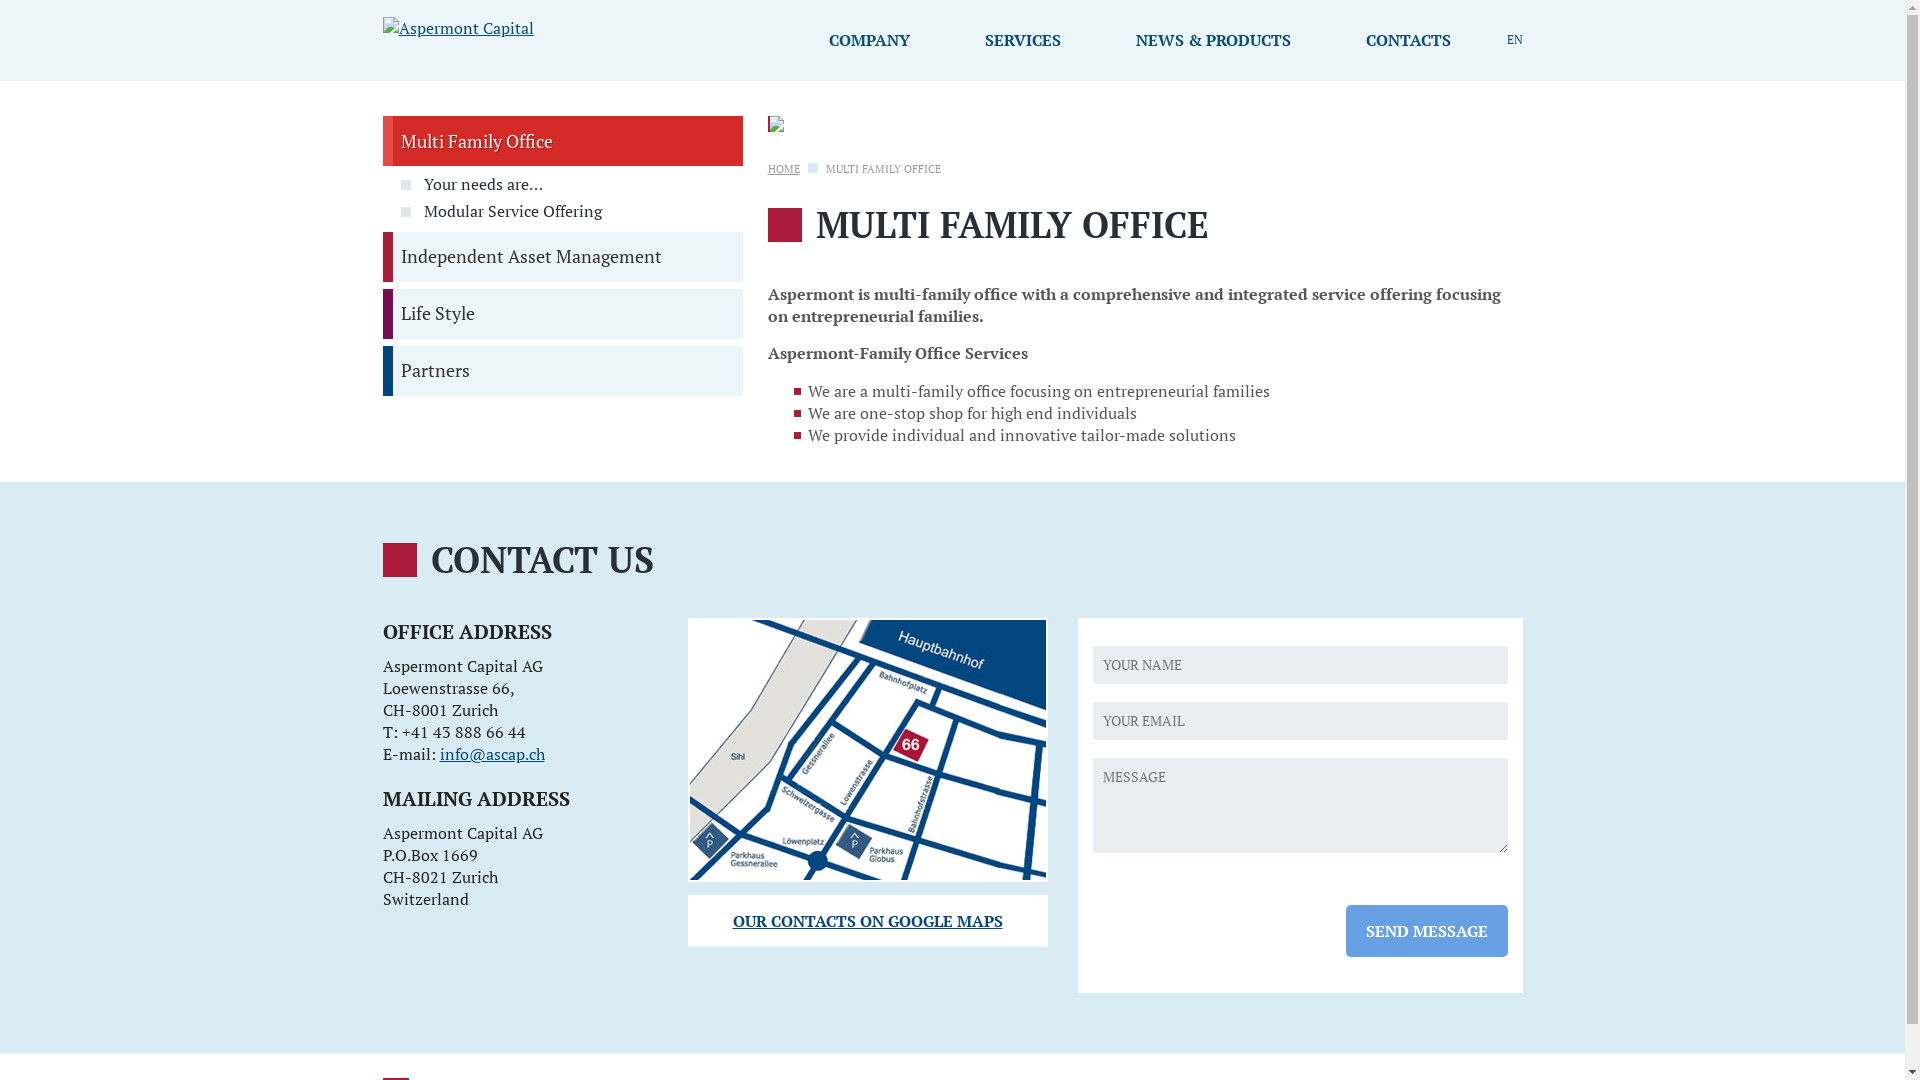 The width and height of the screenshot is (1920, 1080). I want to click on 'Modular Service Offering', so click(570, 211).